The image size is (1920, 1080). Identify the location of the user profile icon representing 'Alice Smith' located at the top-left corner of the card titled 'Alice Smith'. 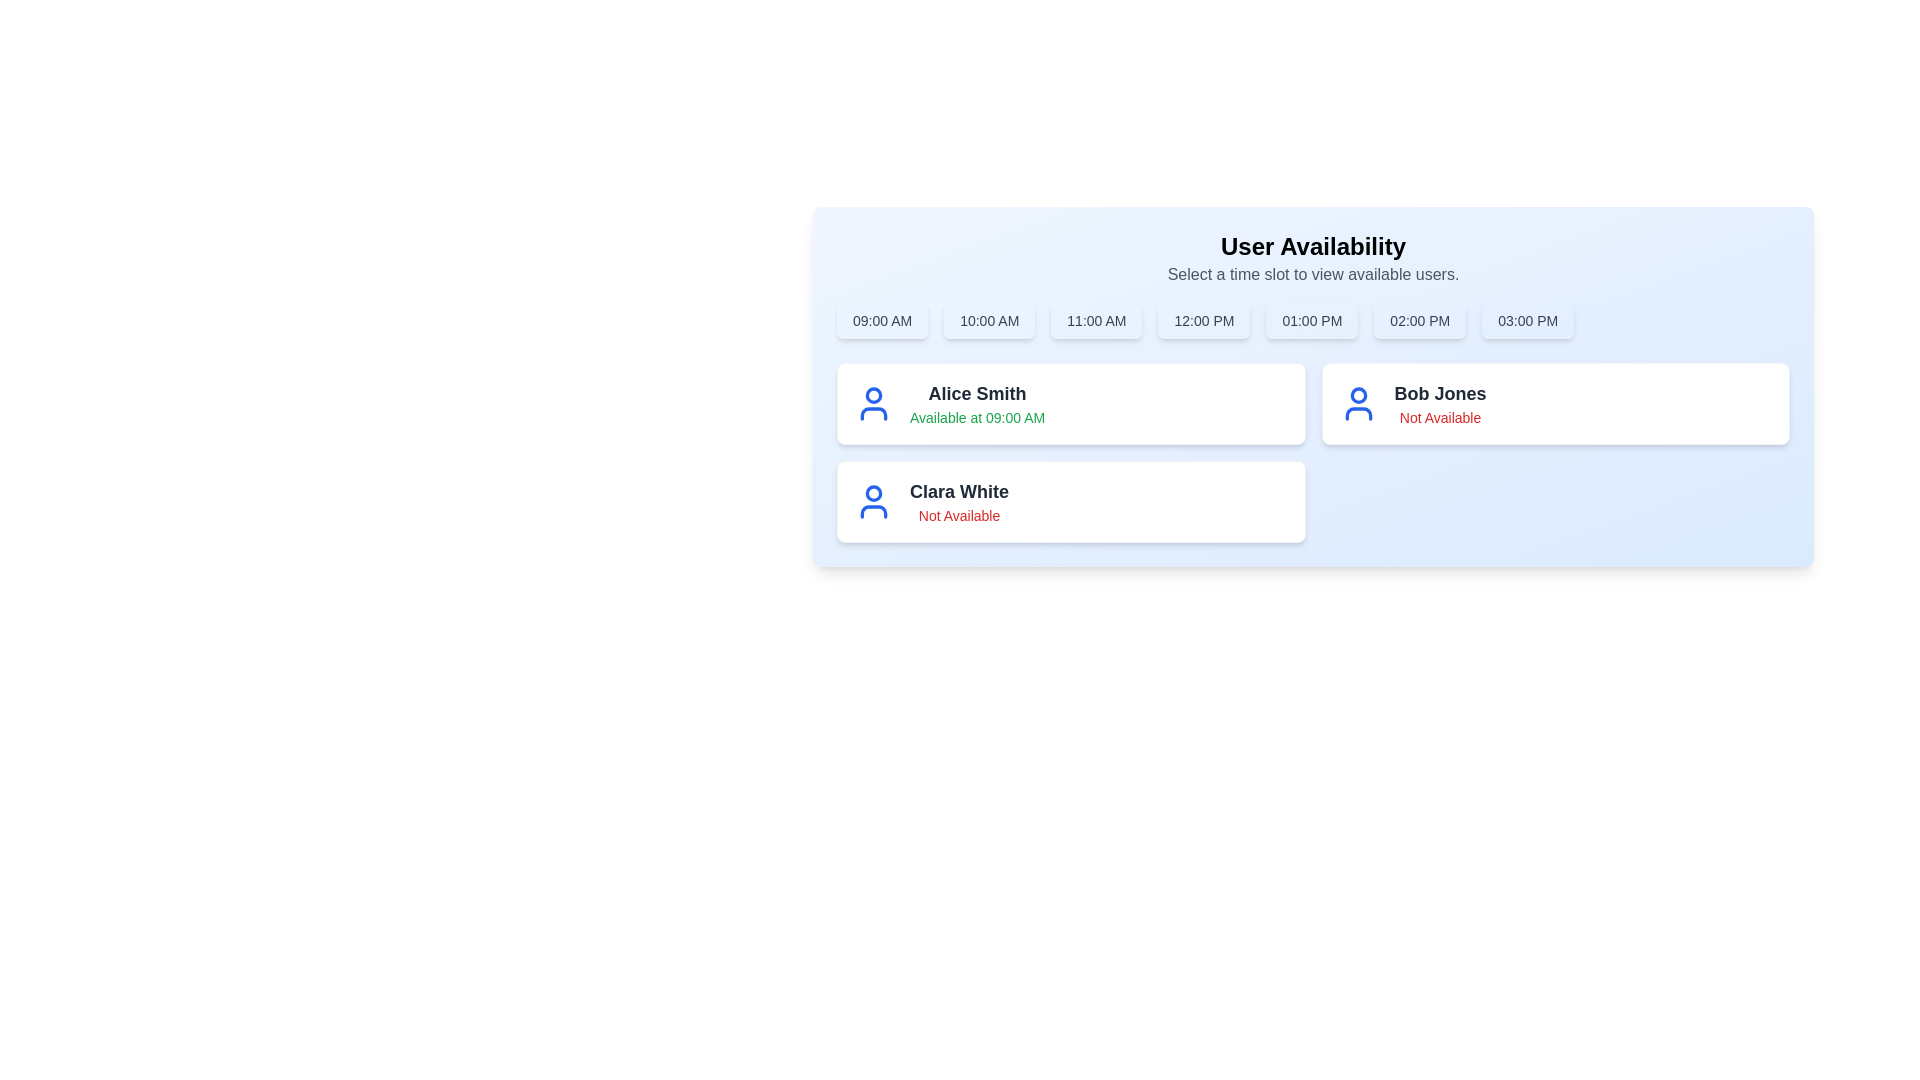
(873, 404).